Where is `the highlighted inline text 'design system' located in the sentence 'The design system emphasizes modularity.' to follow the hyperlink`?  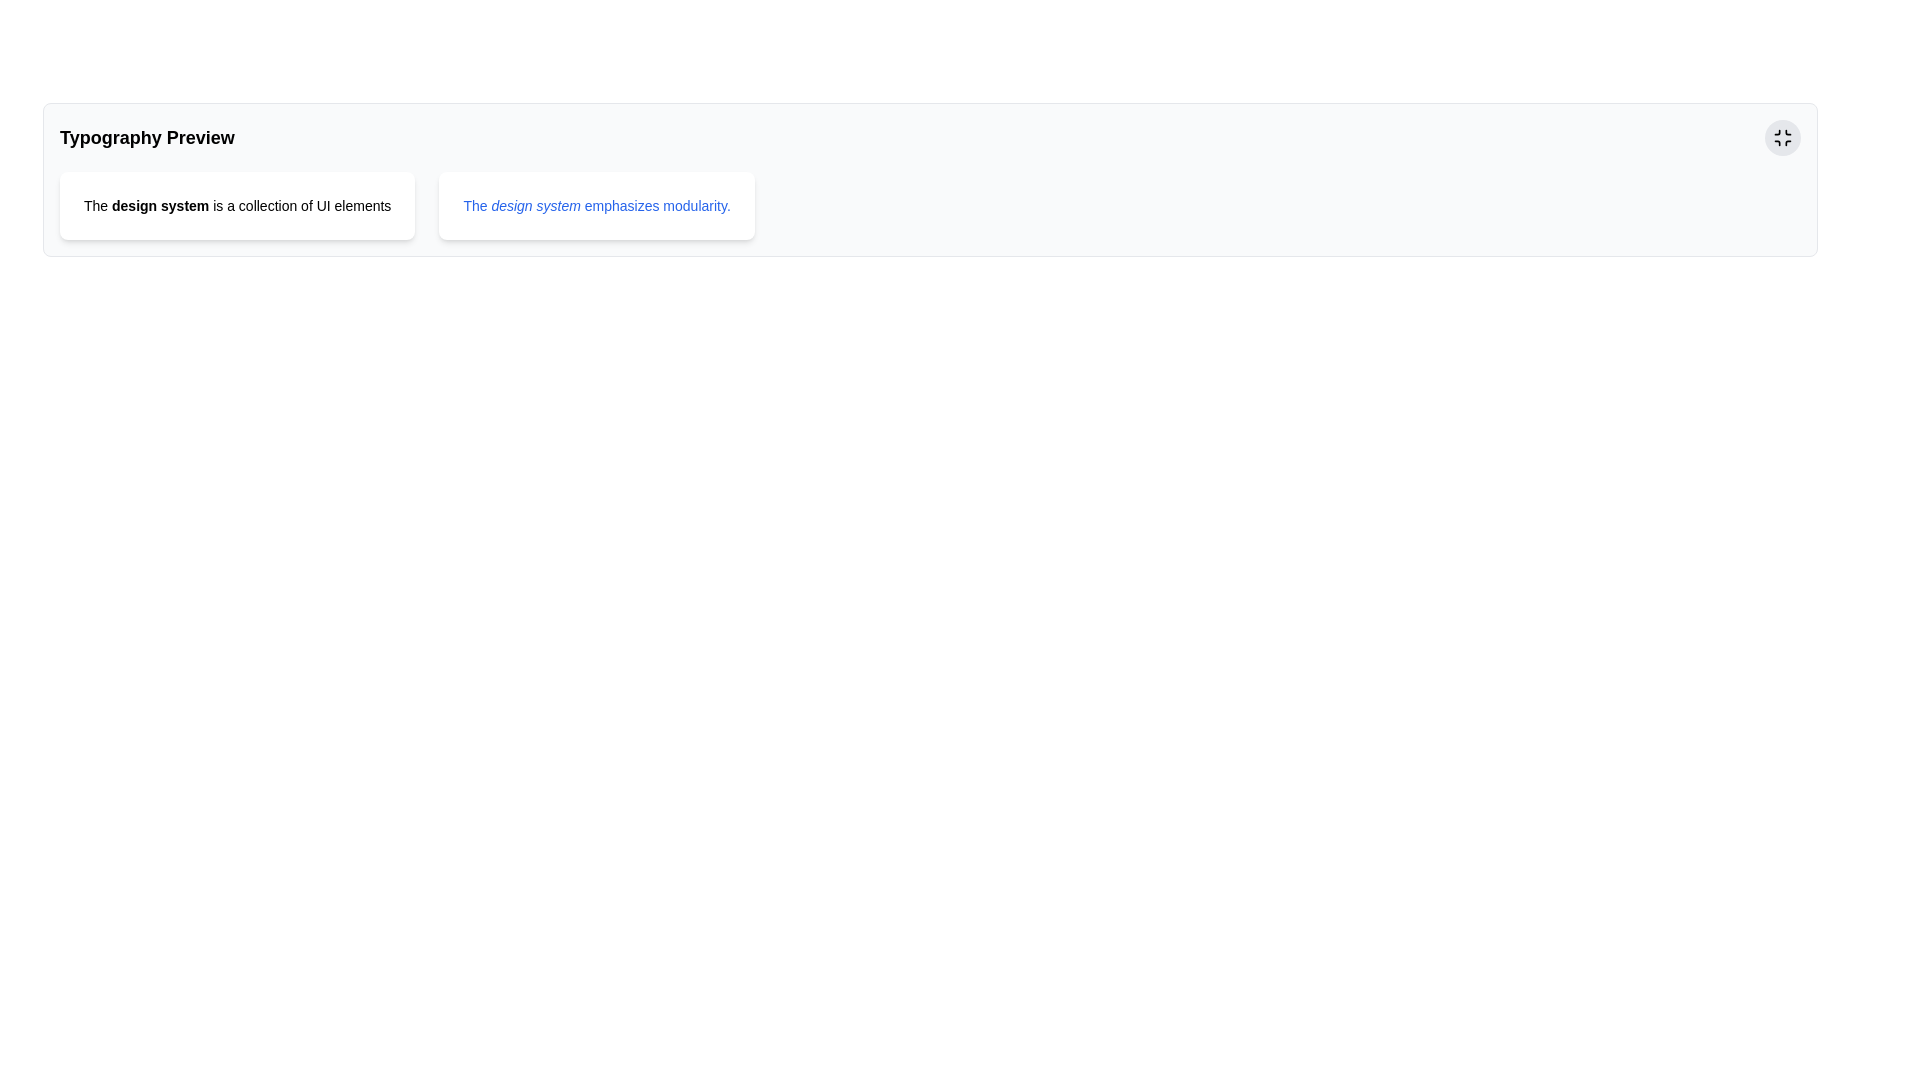
the highlighted inline text 'design system' located in the sentence 'The design system emphasizes modularity.' to follow the hyperlink is located at coordinates (536, 205).